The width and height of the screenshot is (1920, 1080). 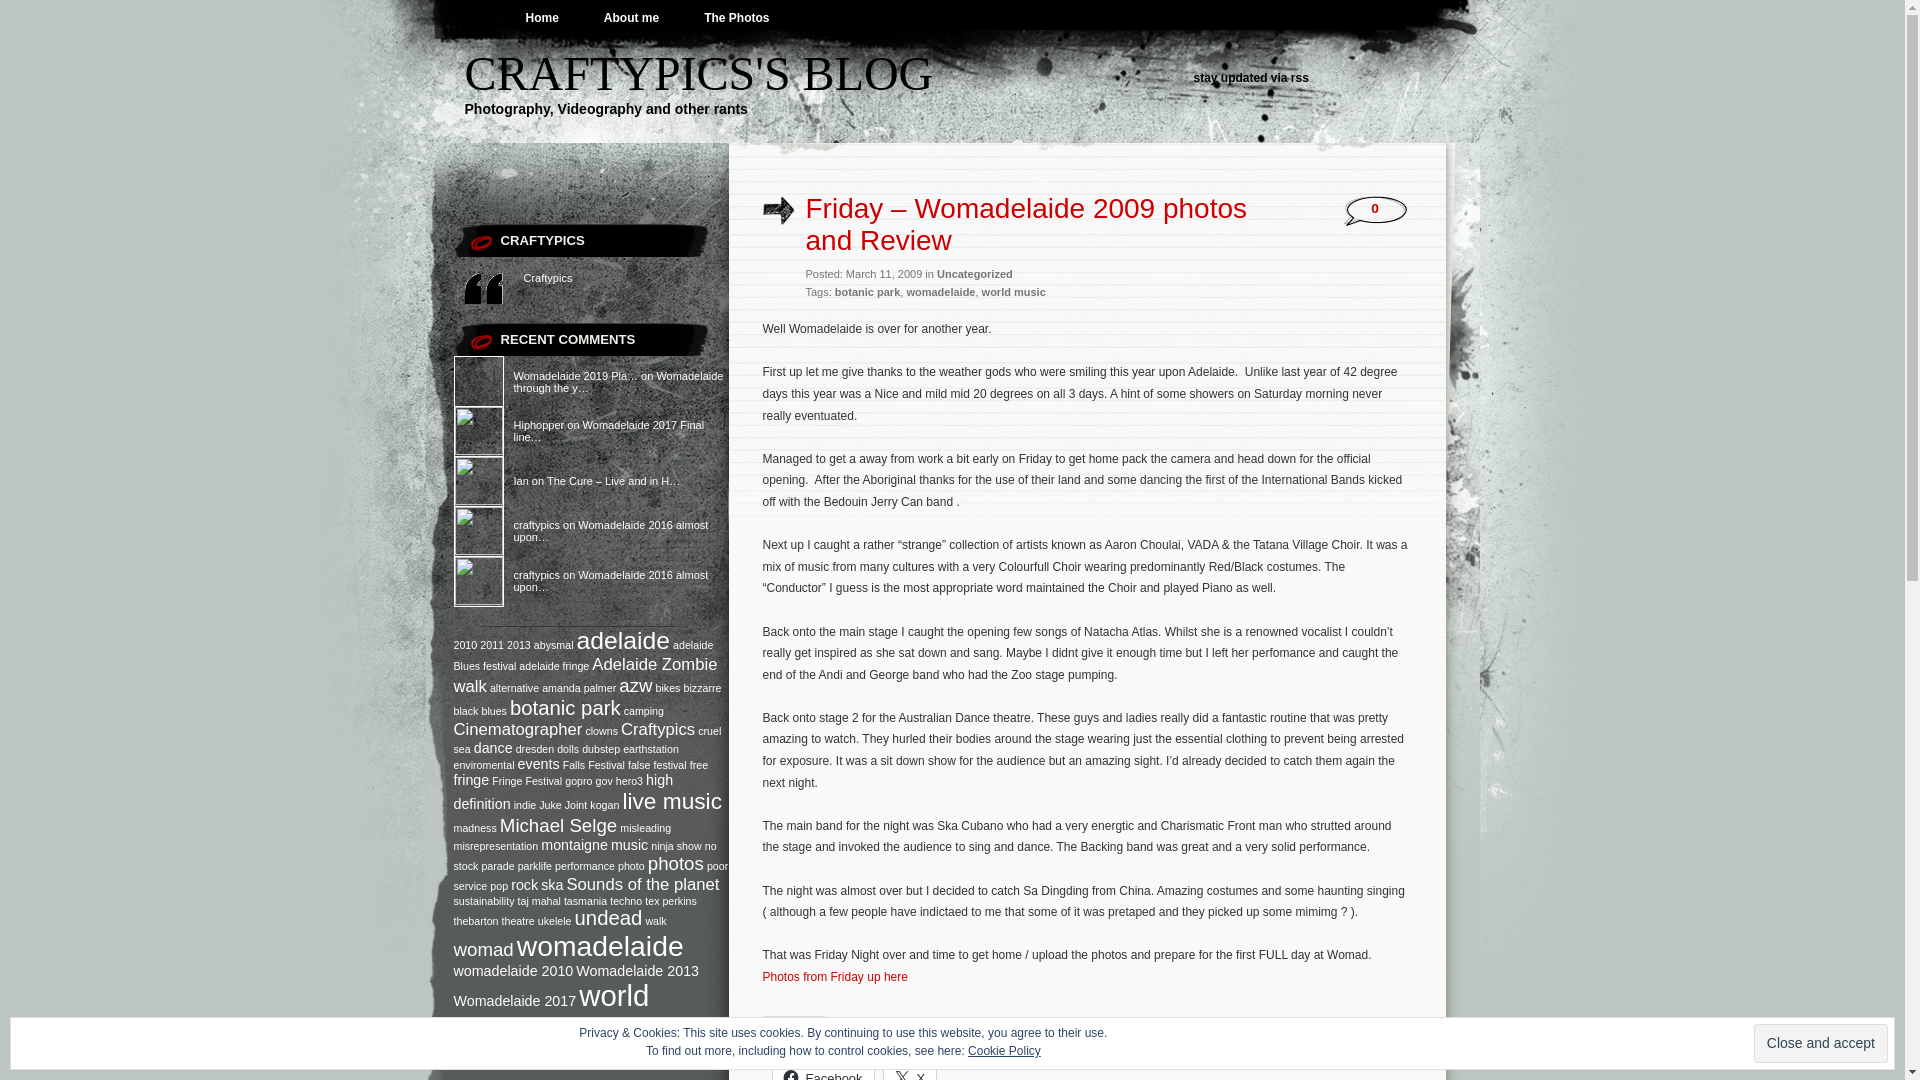 What do you see at coordinates (676, 845) in the screenshot?
I see `'ninja show'` at bounding box center [676, 845].